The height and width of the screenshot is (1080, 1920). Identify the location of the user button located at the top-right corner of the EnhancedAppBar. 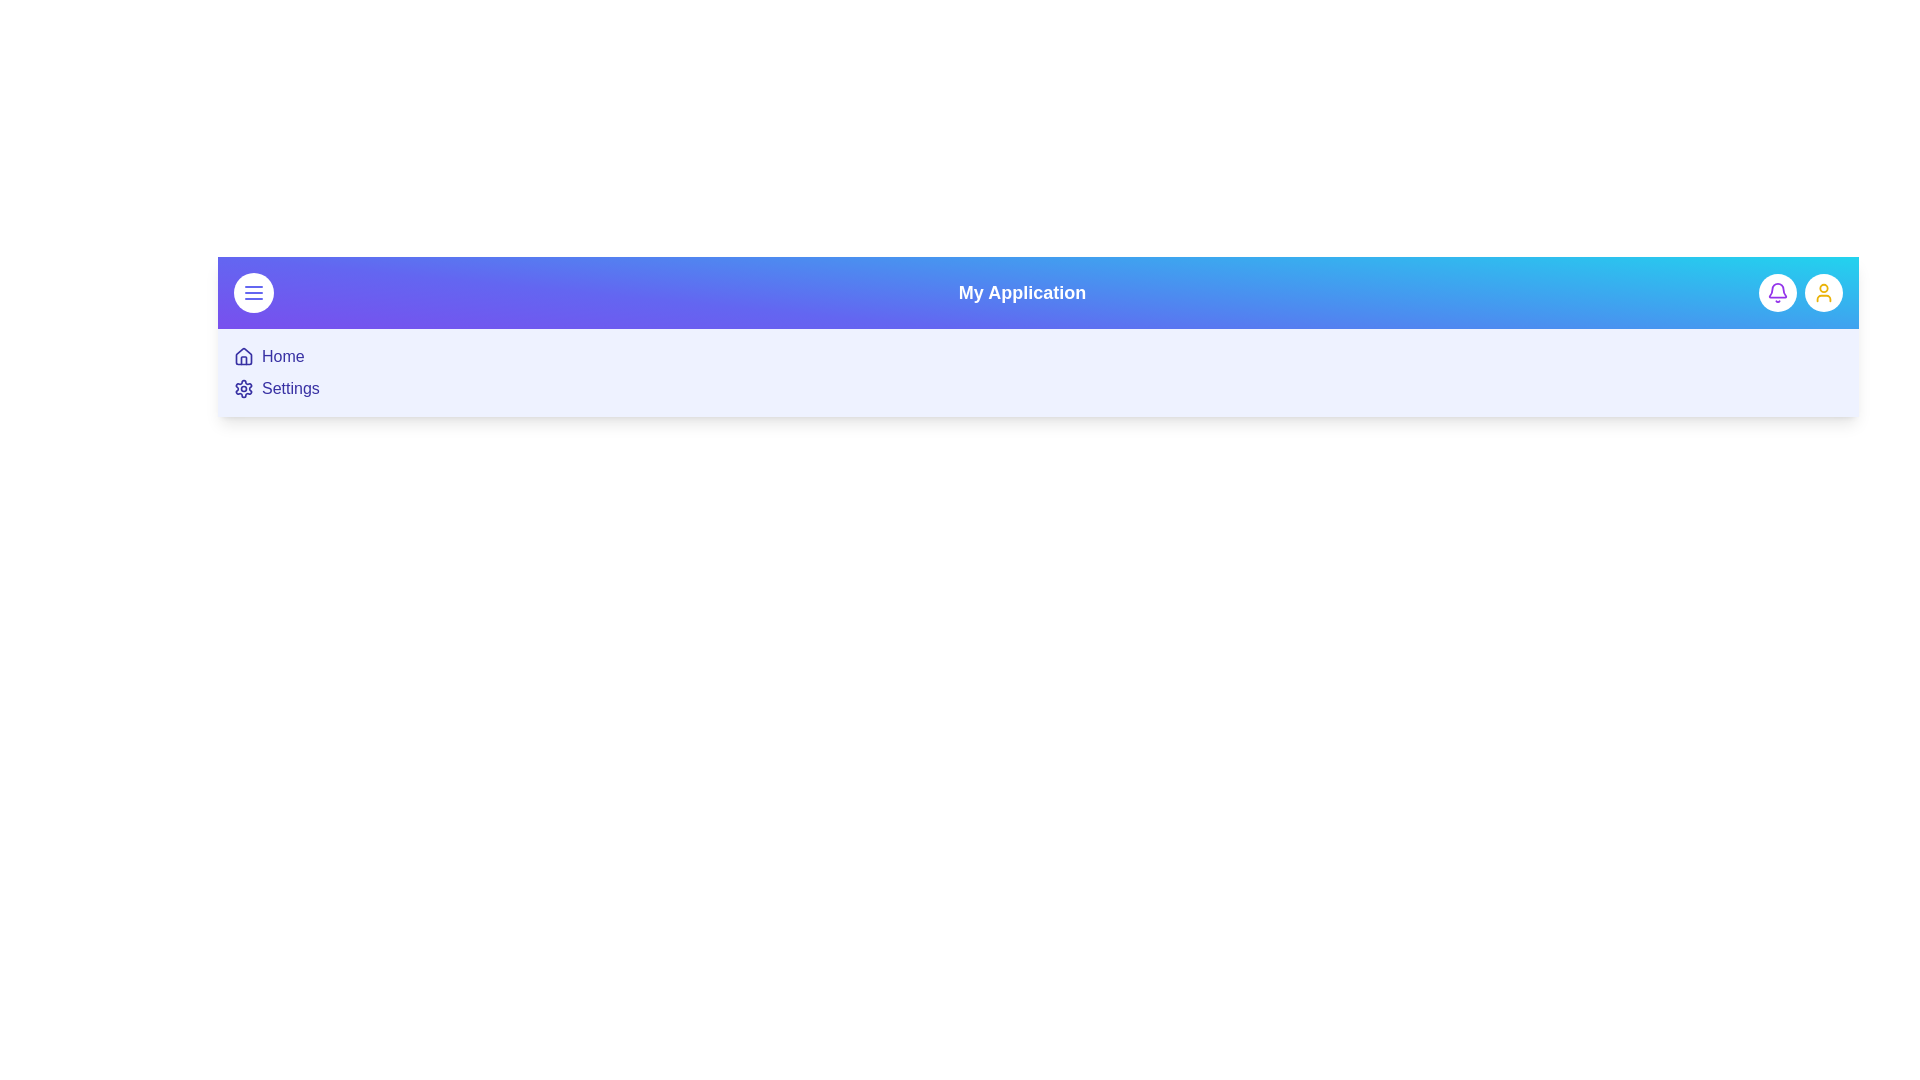
(1824, 293).